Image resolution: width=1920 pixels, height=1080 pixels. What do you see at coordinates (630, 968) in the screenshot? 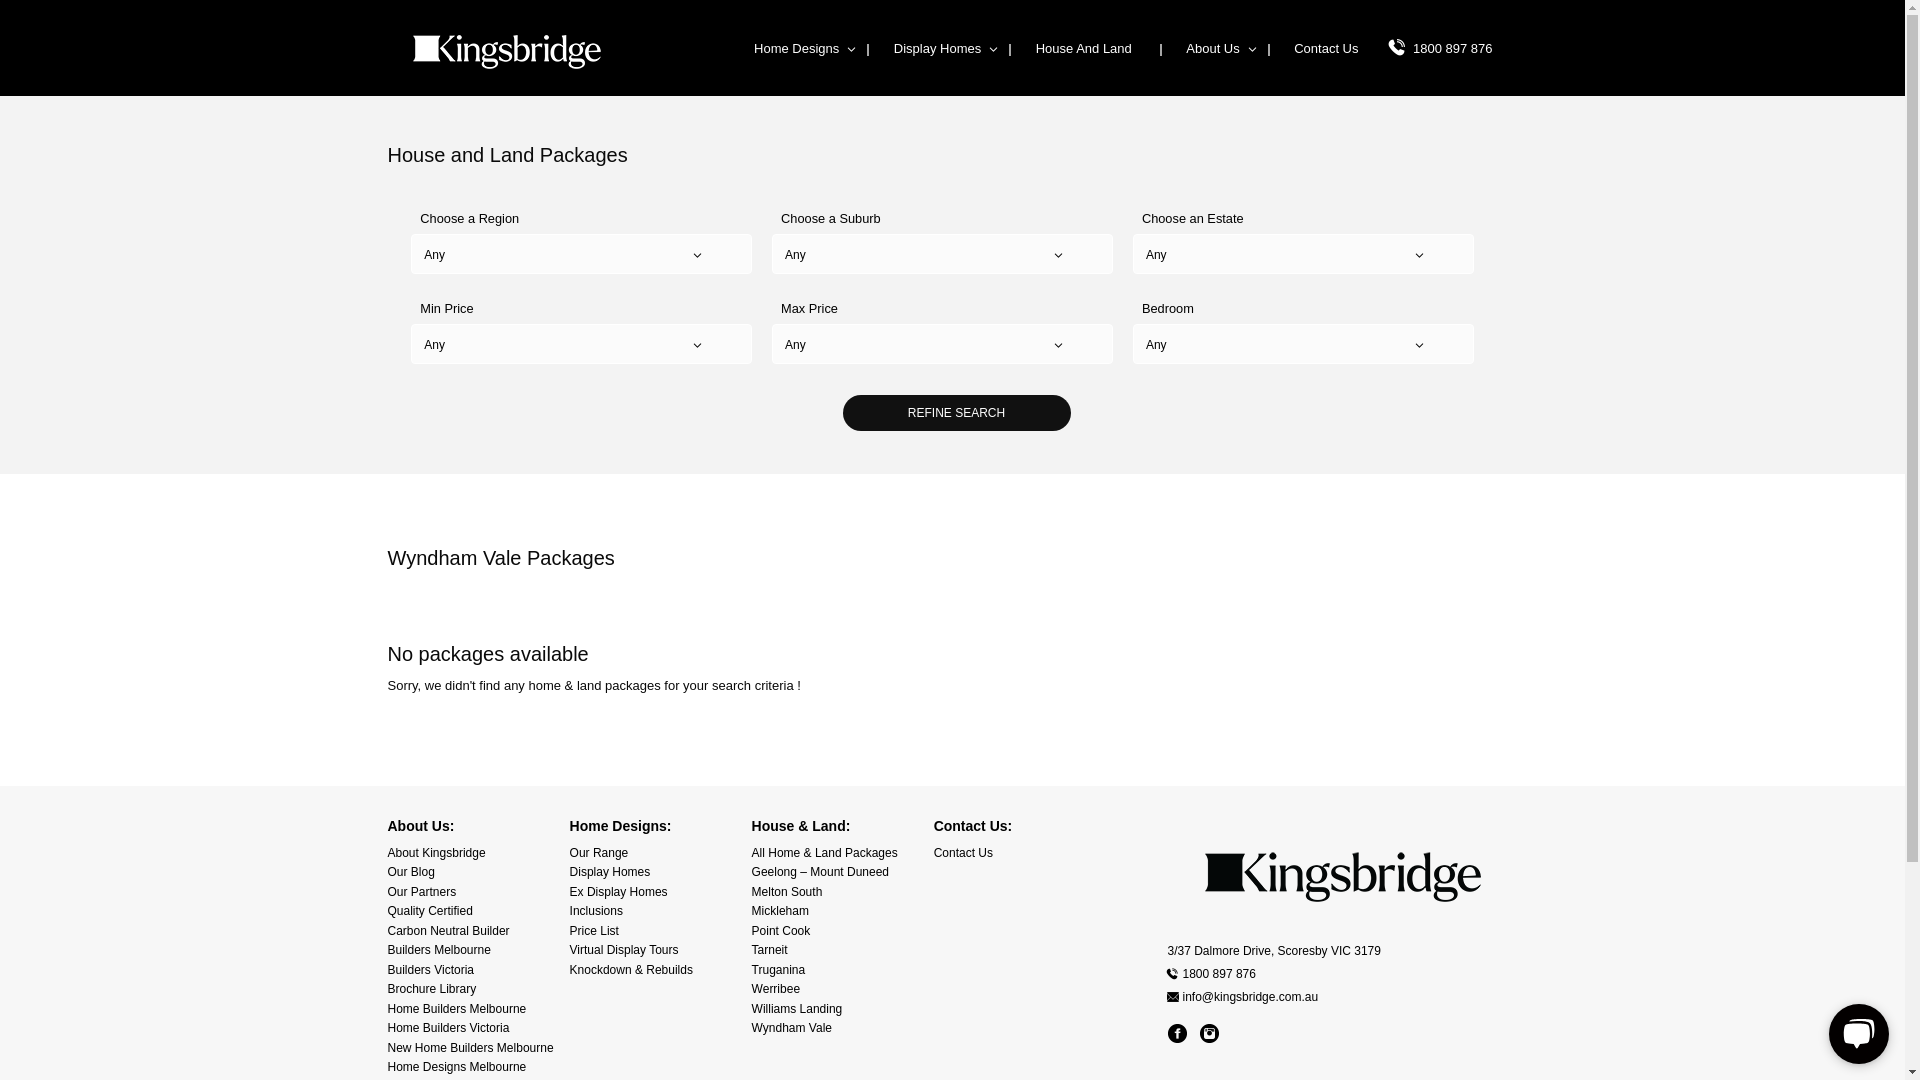
I see `'Knockdown & Rebuilds'` at bounding box center [630, 968].